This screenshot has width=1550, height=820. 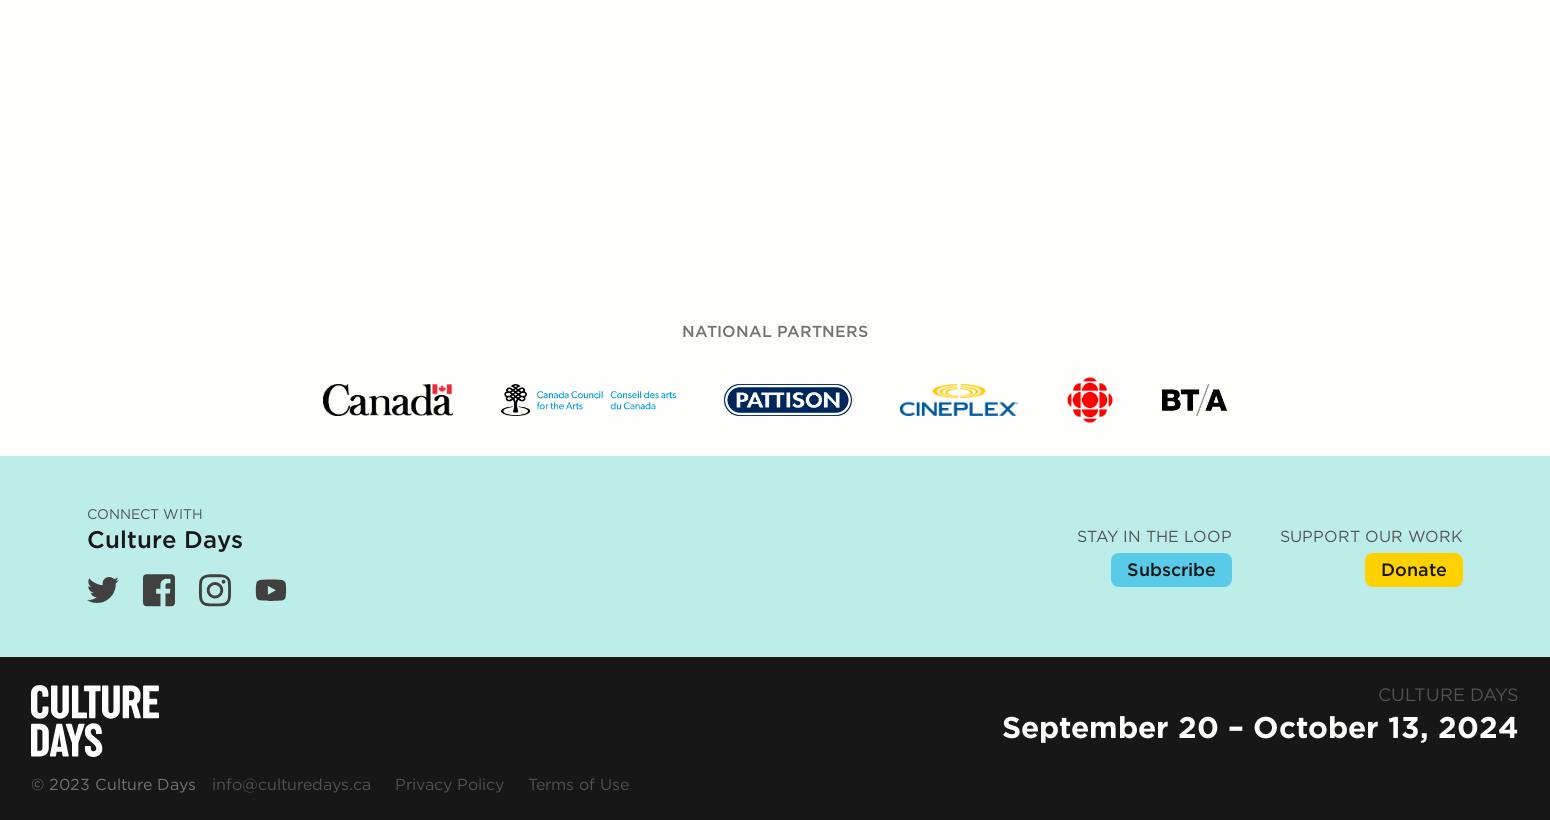 I want to click on 'Privacy Policy', so click(x=394, y=354).